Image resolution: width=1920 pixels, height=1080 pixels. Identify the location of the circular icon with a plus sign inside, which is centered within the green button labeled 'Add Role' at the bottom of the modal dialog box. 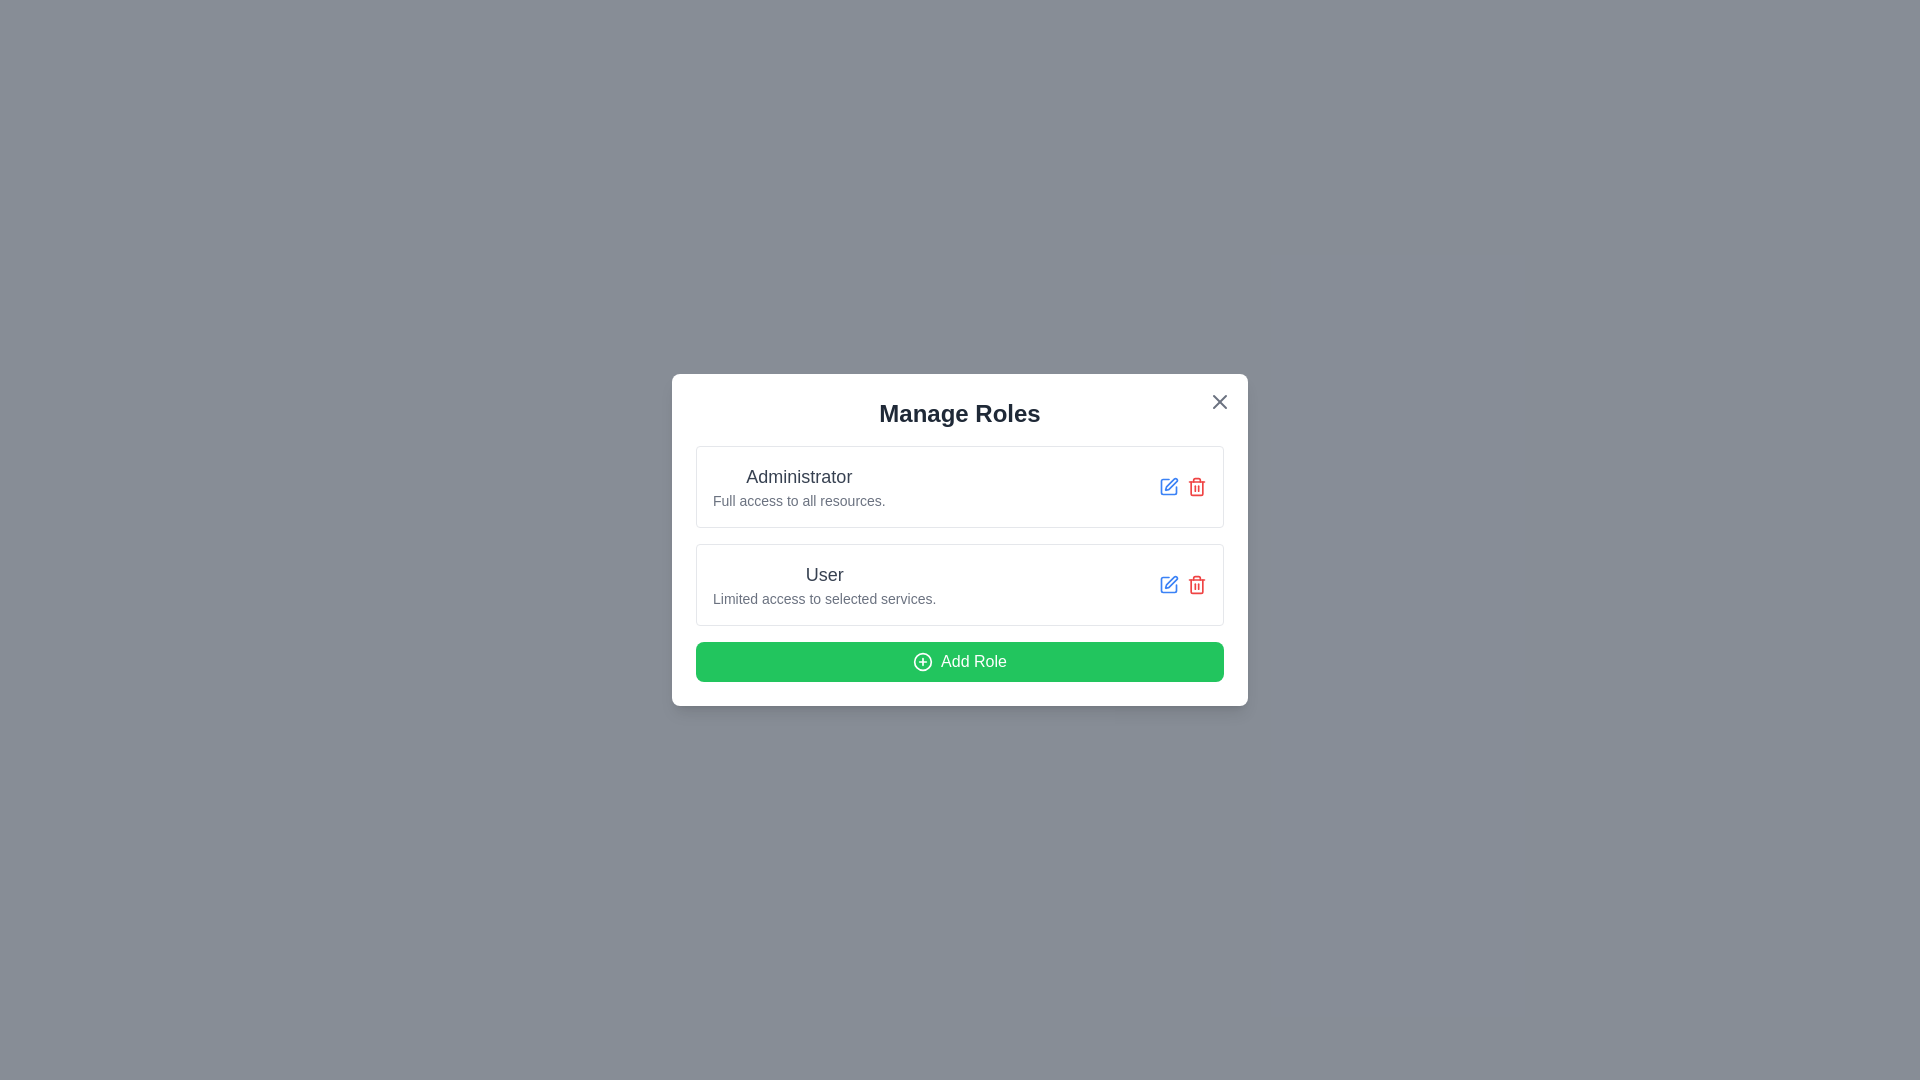
(922, 662).